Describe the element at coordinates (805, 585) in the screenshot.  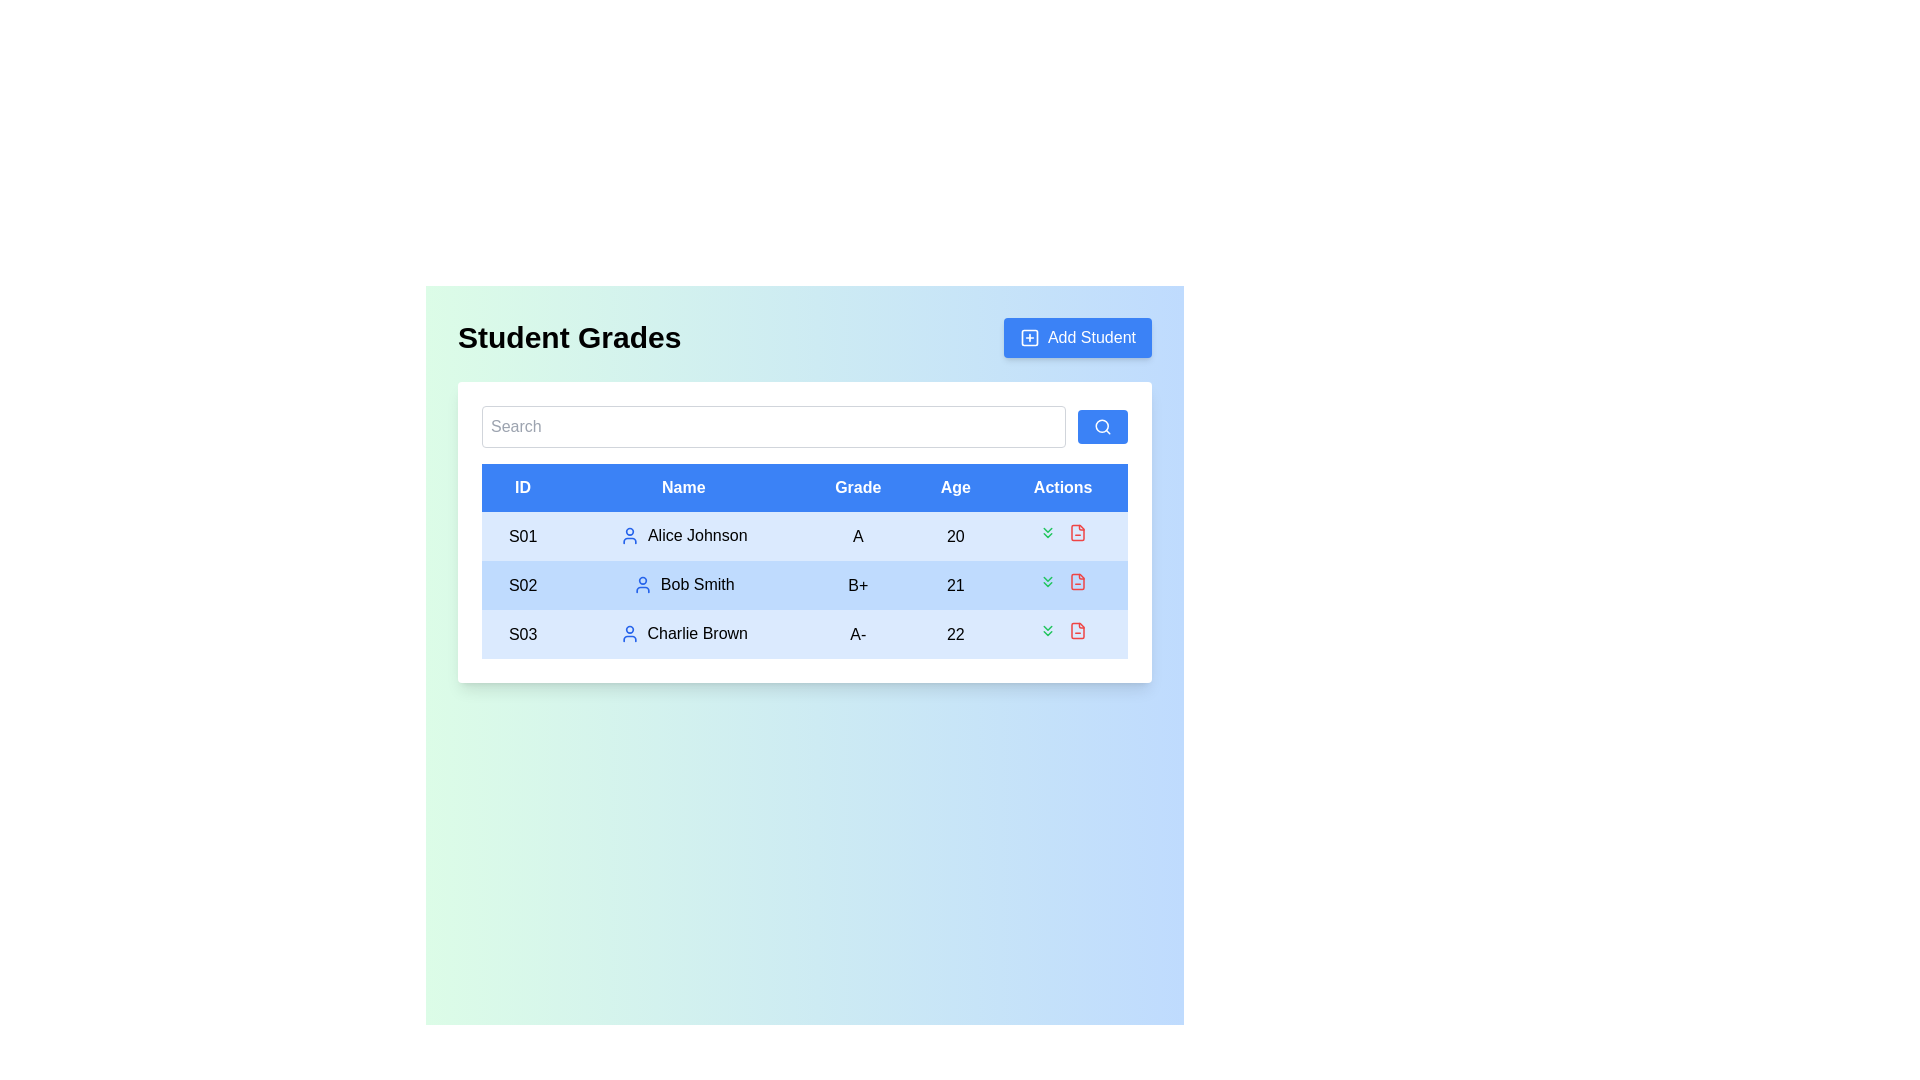
I see `the second table row that contains detailed information about a student, positioned between 'S01 Alice Johnson A 20' and 'S03 Charlie Brown A- 22'` at that location.